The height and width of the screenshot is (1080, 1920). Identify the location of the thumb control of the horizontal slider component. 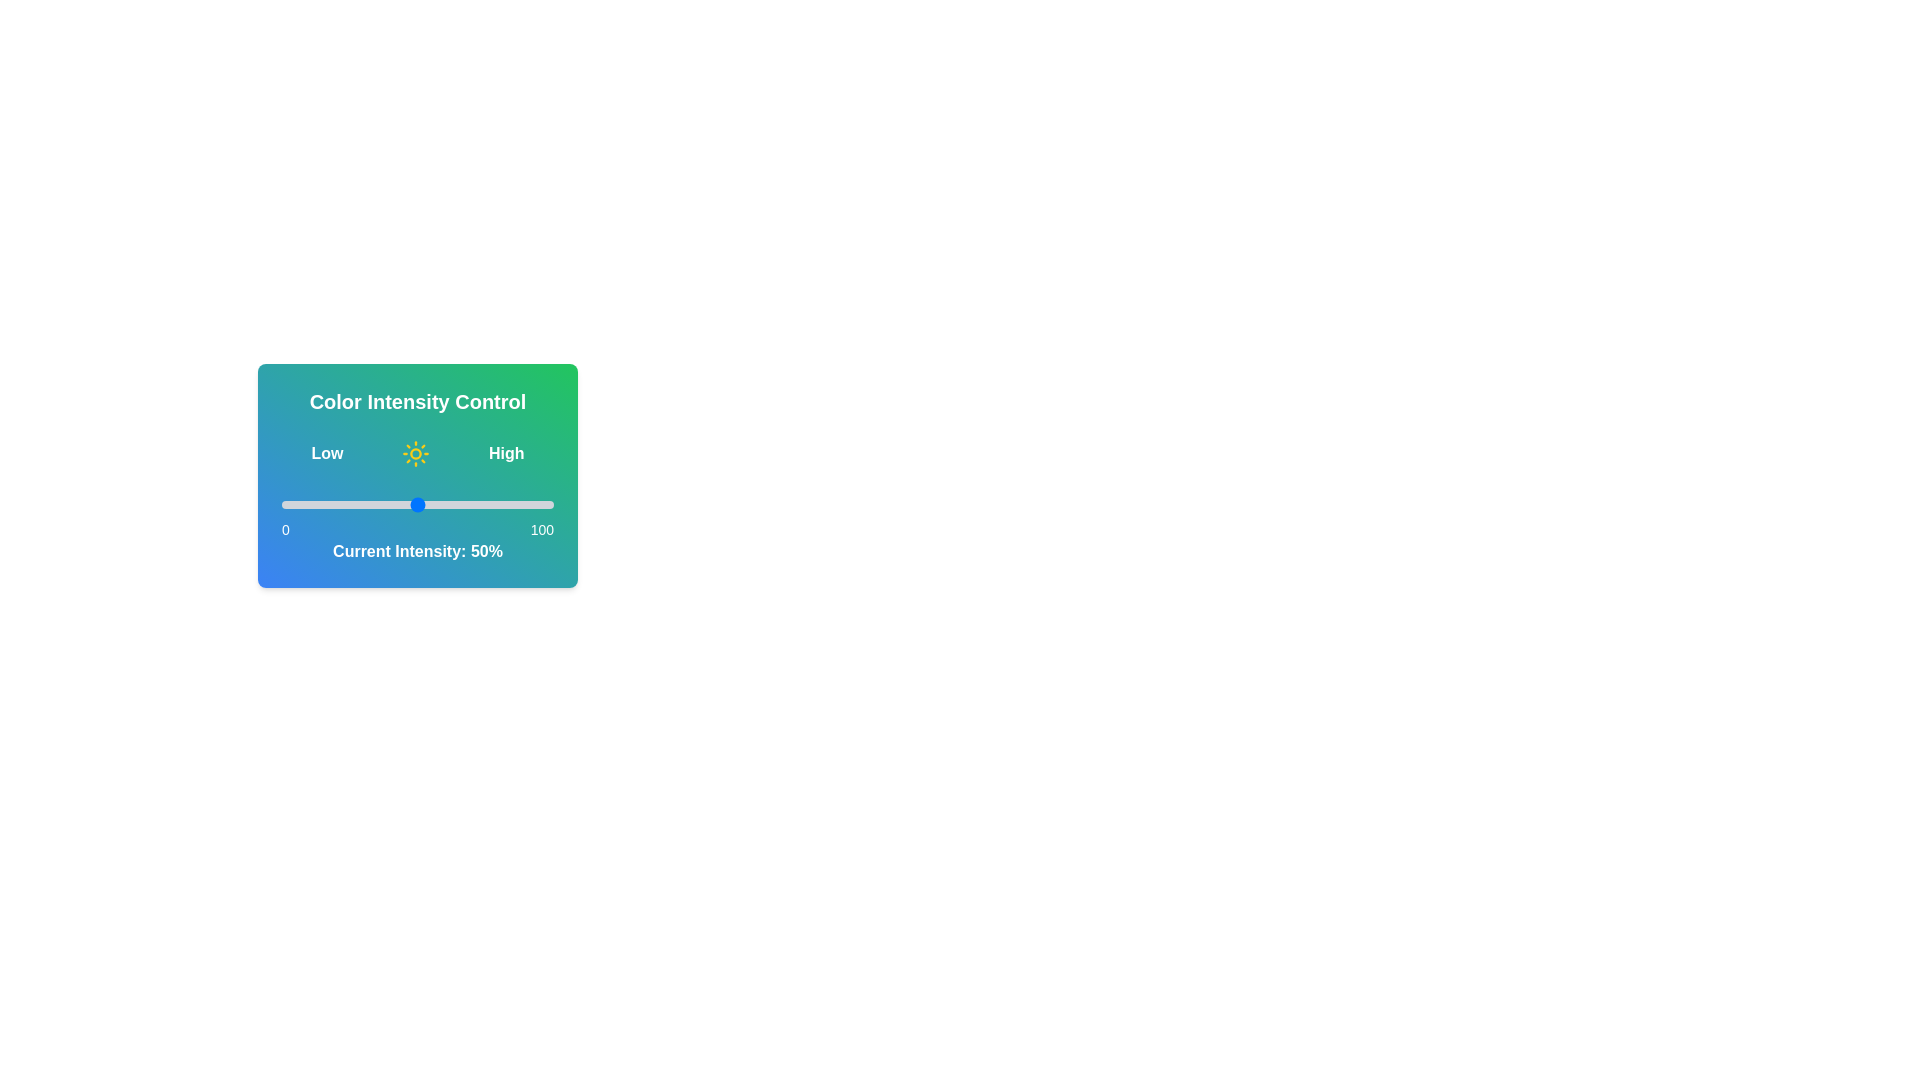
(416, 504).